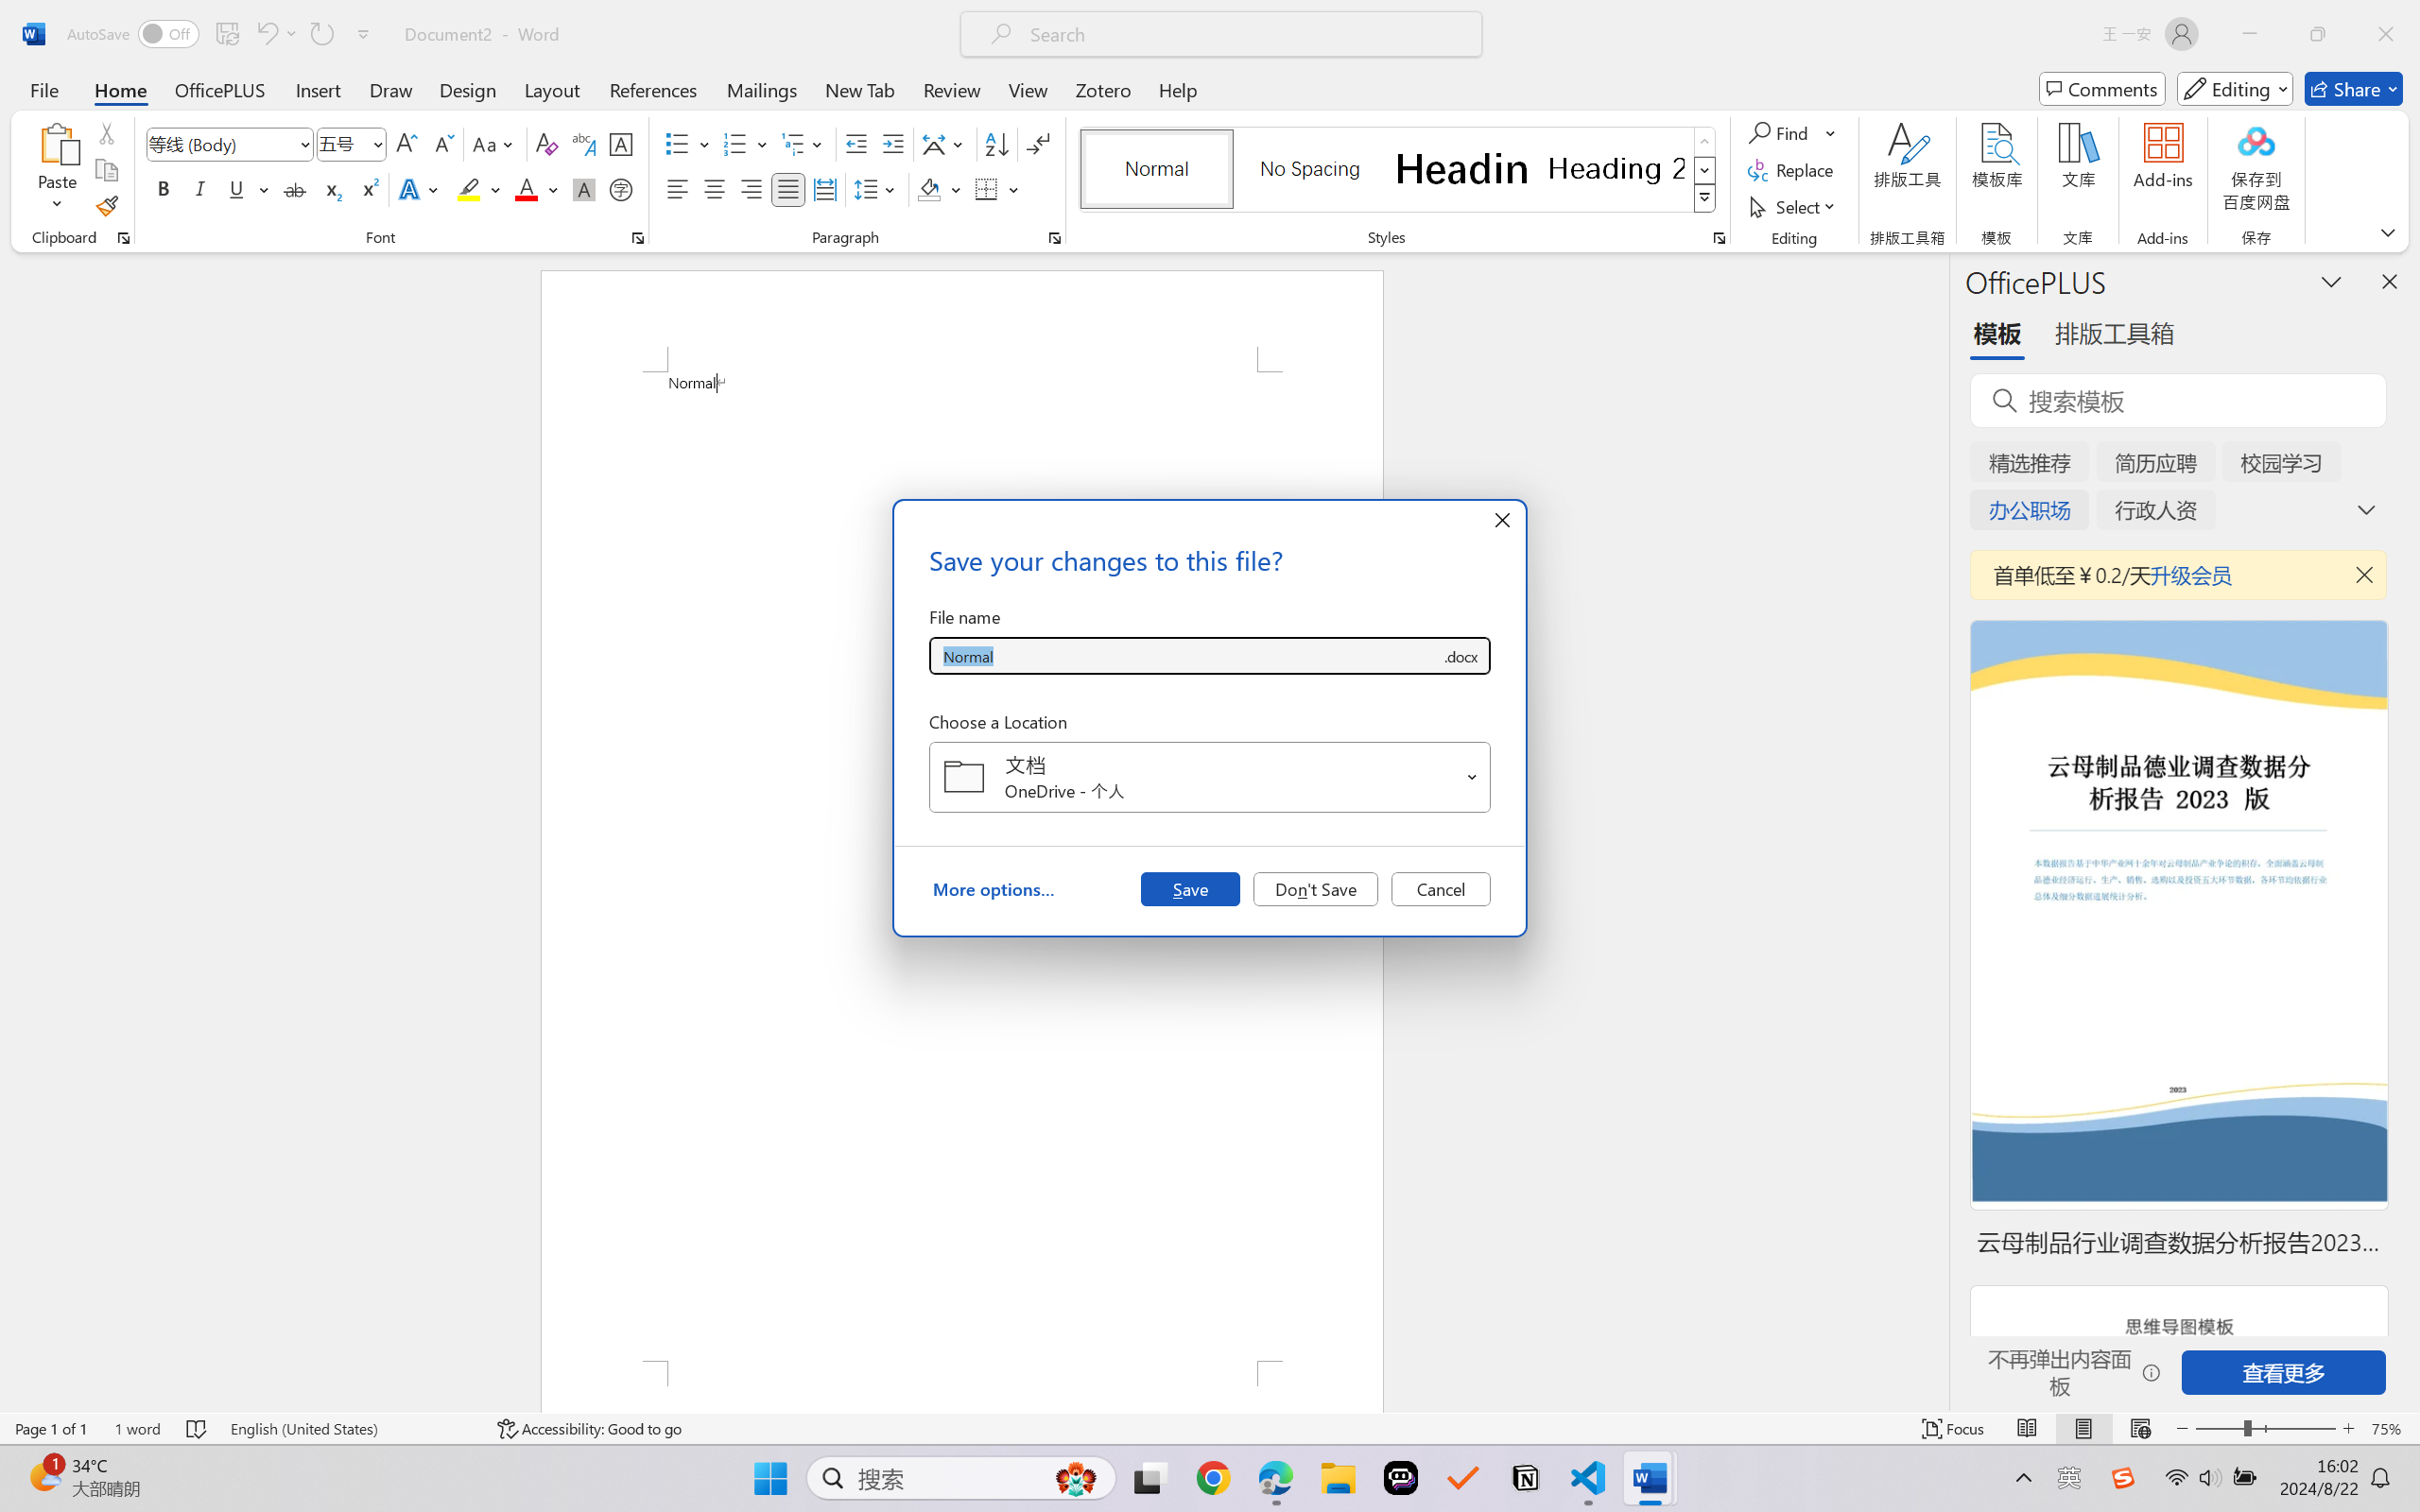 Image resolution: width=2420 pixels, height=1512 pixels. I want to click on 'Numbering', so click(735, 144).